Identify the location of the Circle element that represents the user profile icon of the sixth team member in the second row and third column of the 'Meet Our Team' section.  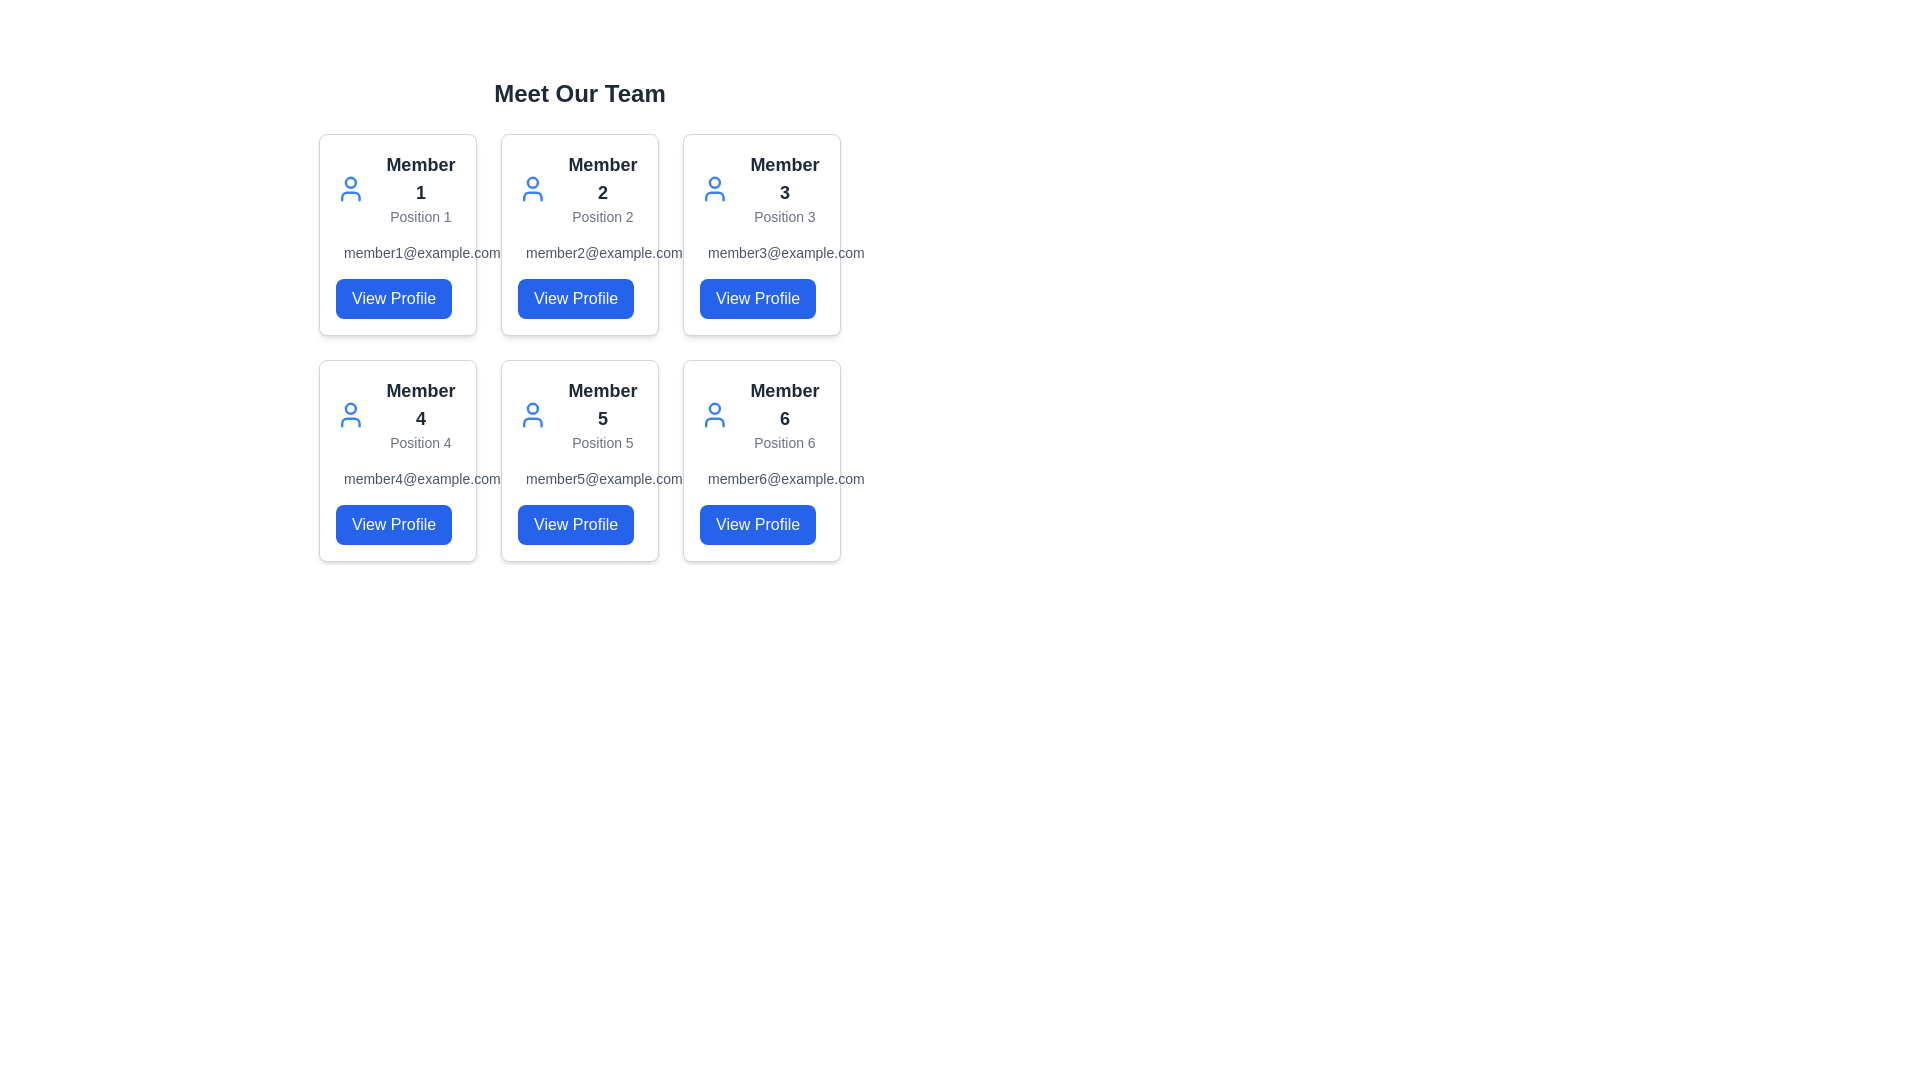
(714, 407).